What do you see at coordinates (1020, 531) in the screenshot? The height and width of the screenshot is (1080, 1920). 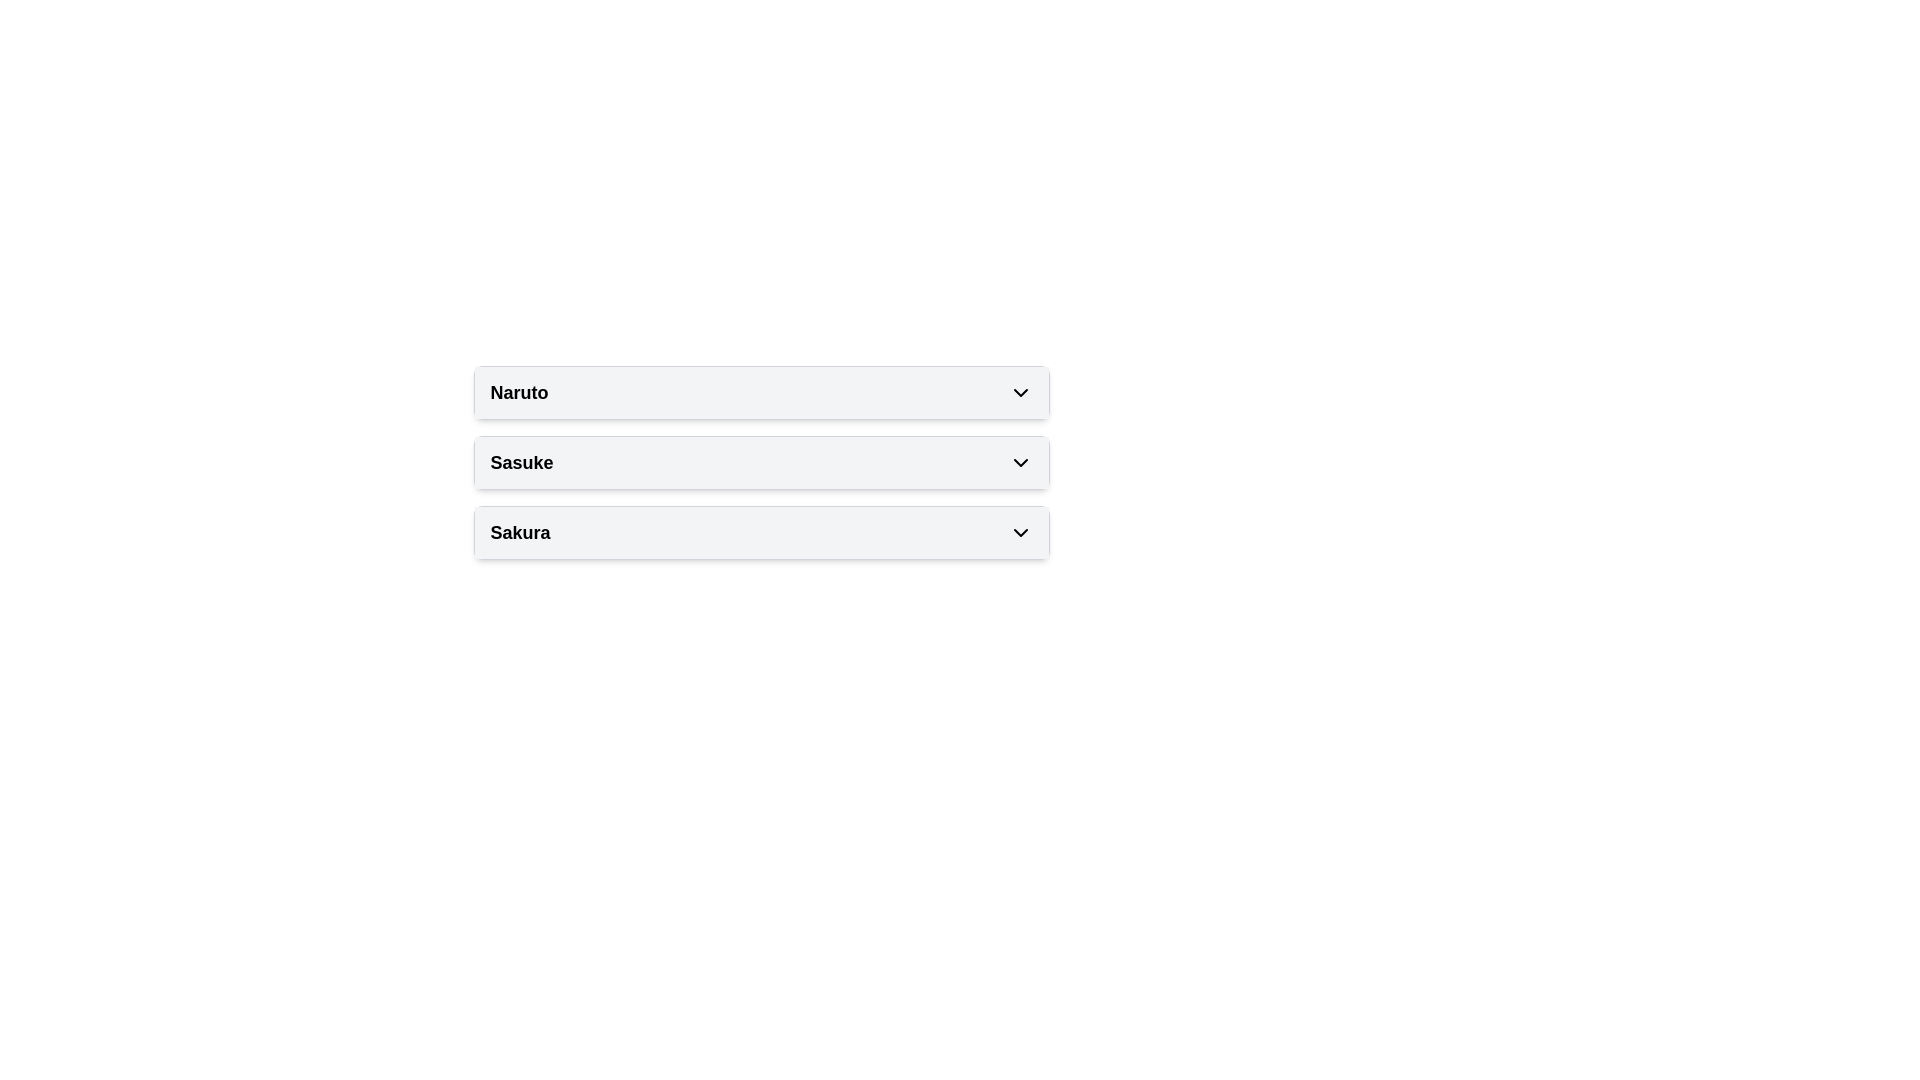 I see `the Dropdown toggle icon, which is a downward-facing chevron located at the rightmost edge of the gray bar containing the text 'Sakura'` at bounding box center [1020, 531].